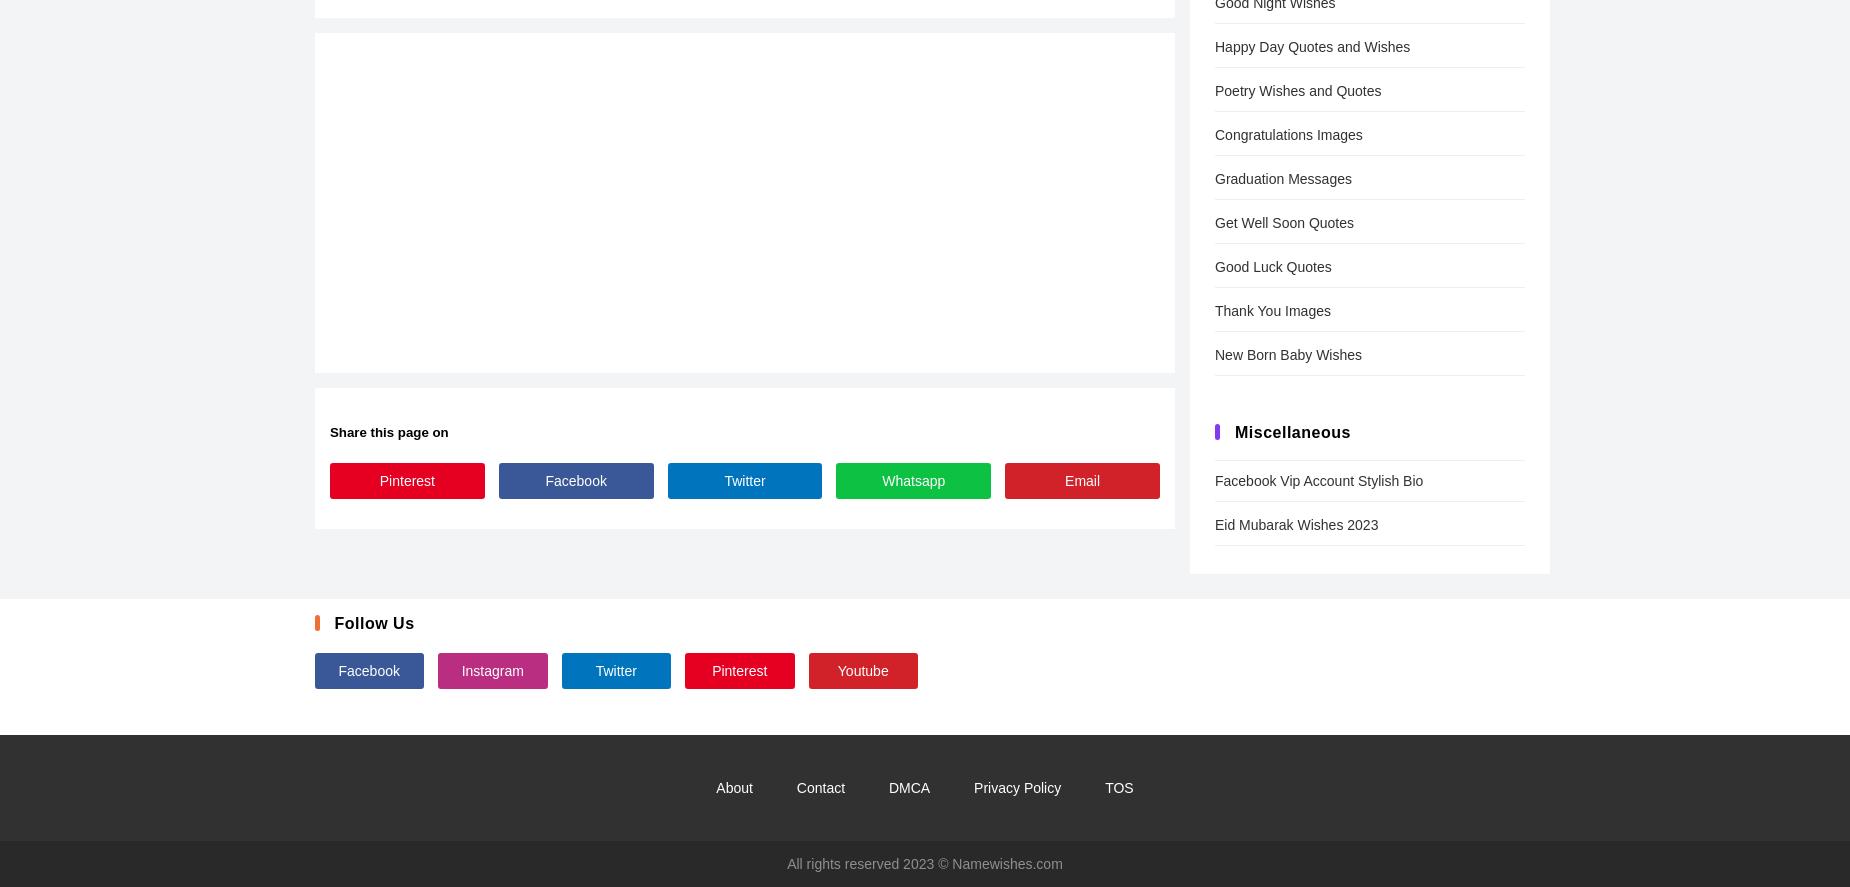  What do you see at coordinates (1081, 478) in the screenshot?
I see `'Email'` at bounding box center [1081, 478].